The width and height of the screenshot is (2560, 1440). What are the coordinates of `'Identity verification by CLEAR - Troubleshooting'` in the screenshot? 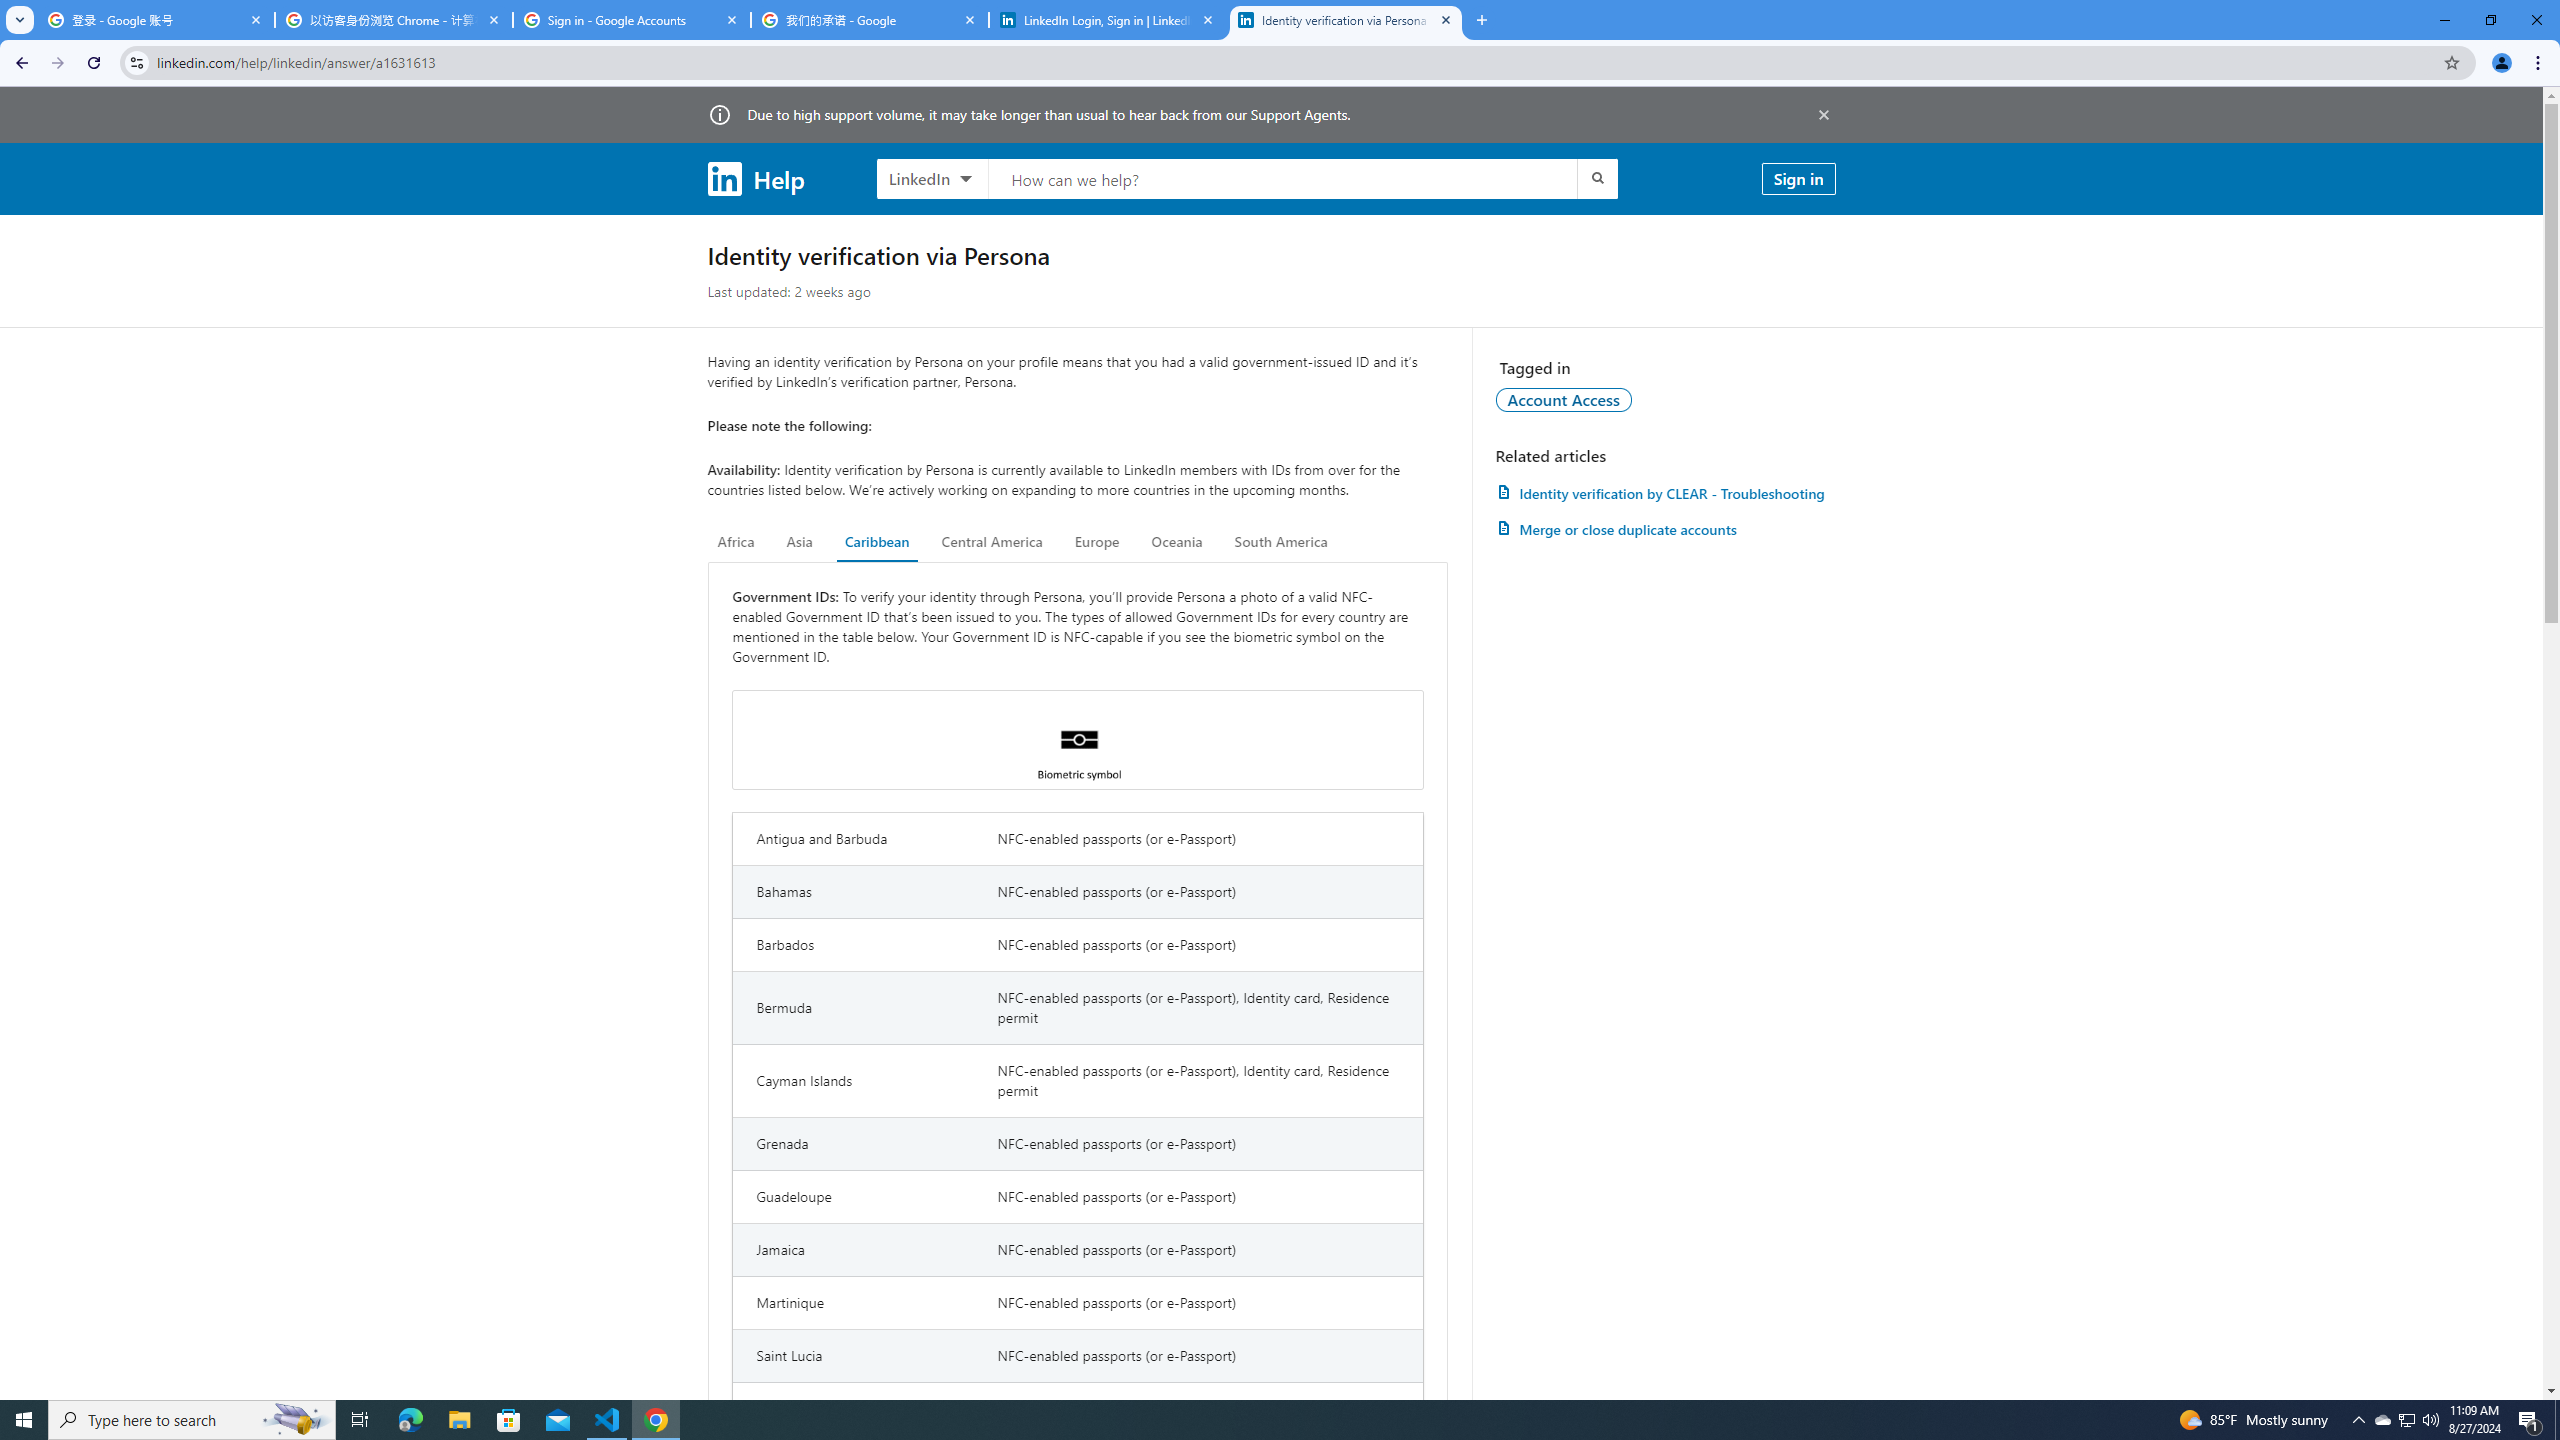 It's located at (1664, 493).